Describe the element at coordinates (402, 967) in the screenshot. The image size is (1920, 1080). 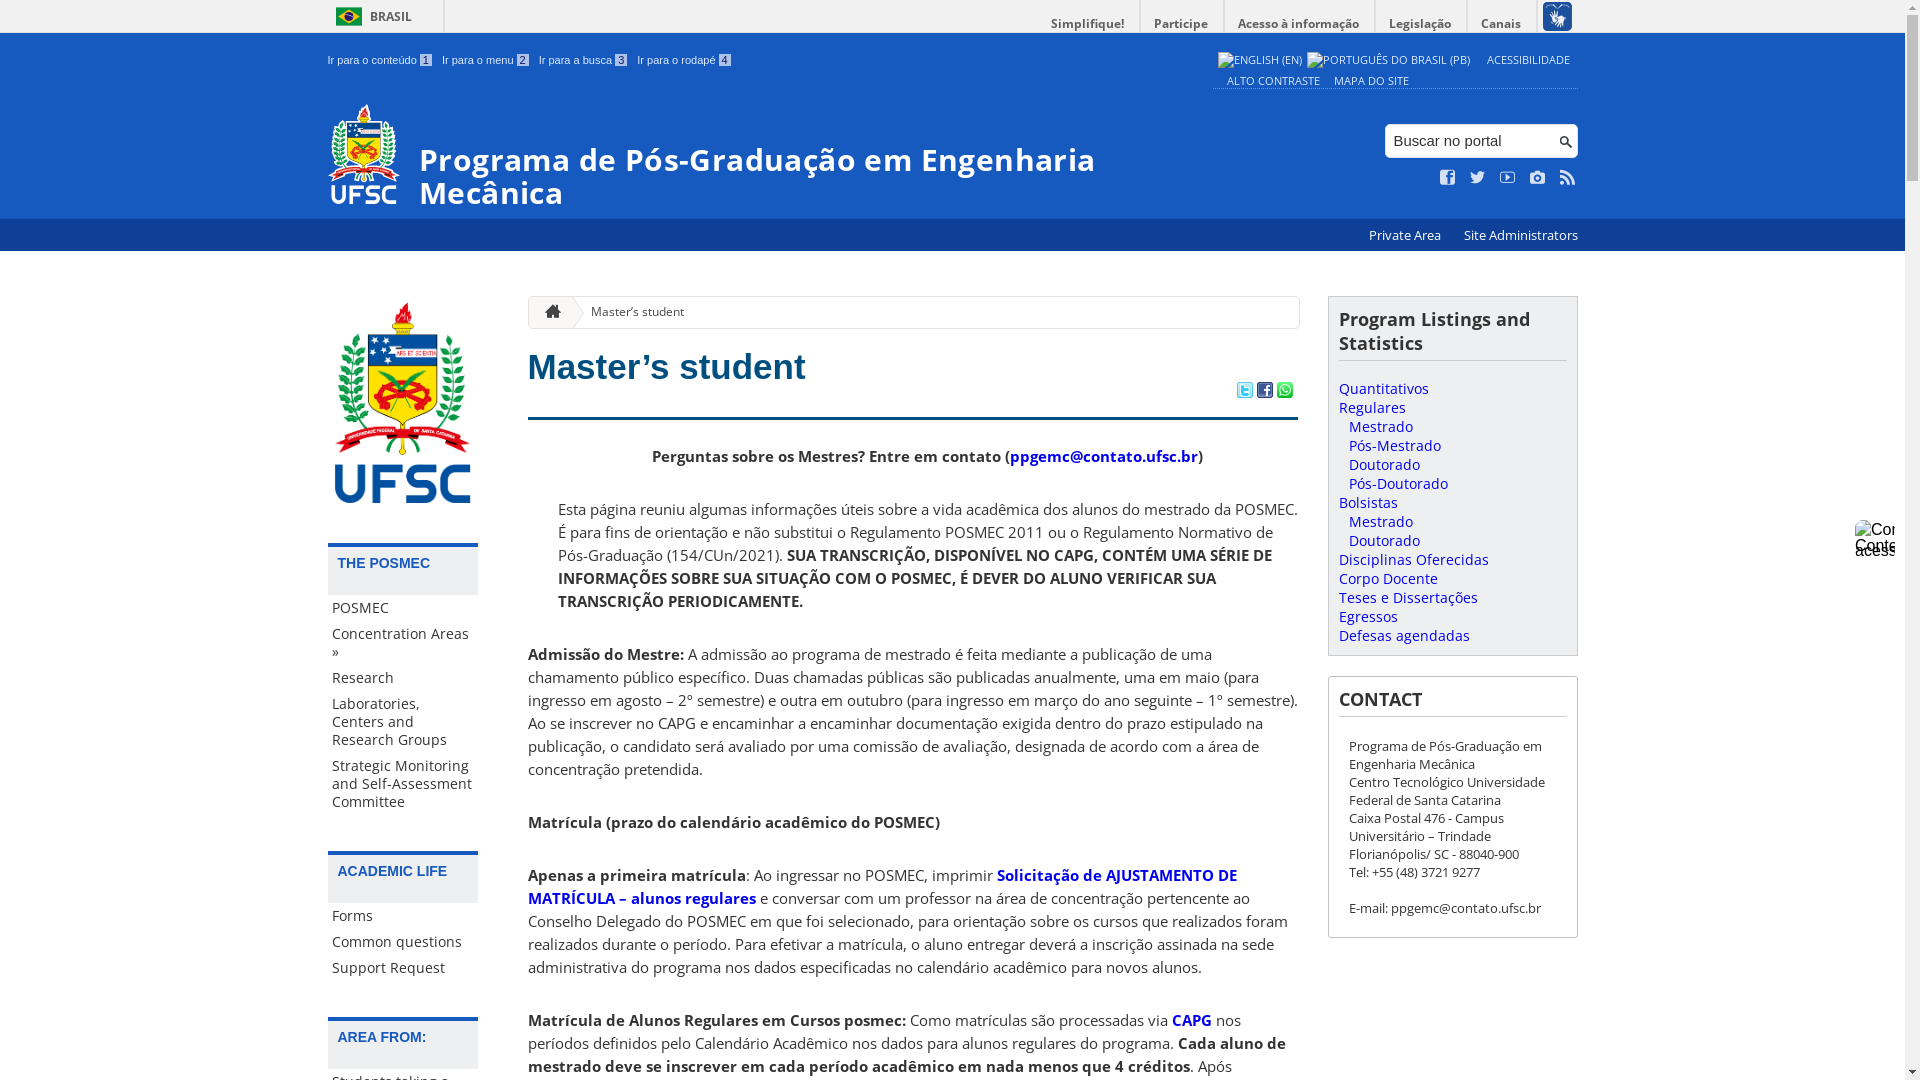
I see `'Support Request'` at that location.